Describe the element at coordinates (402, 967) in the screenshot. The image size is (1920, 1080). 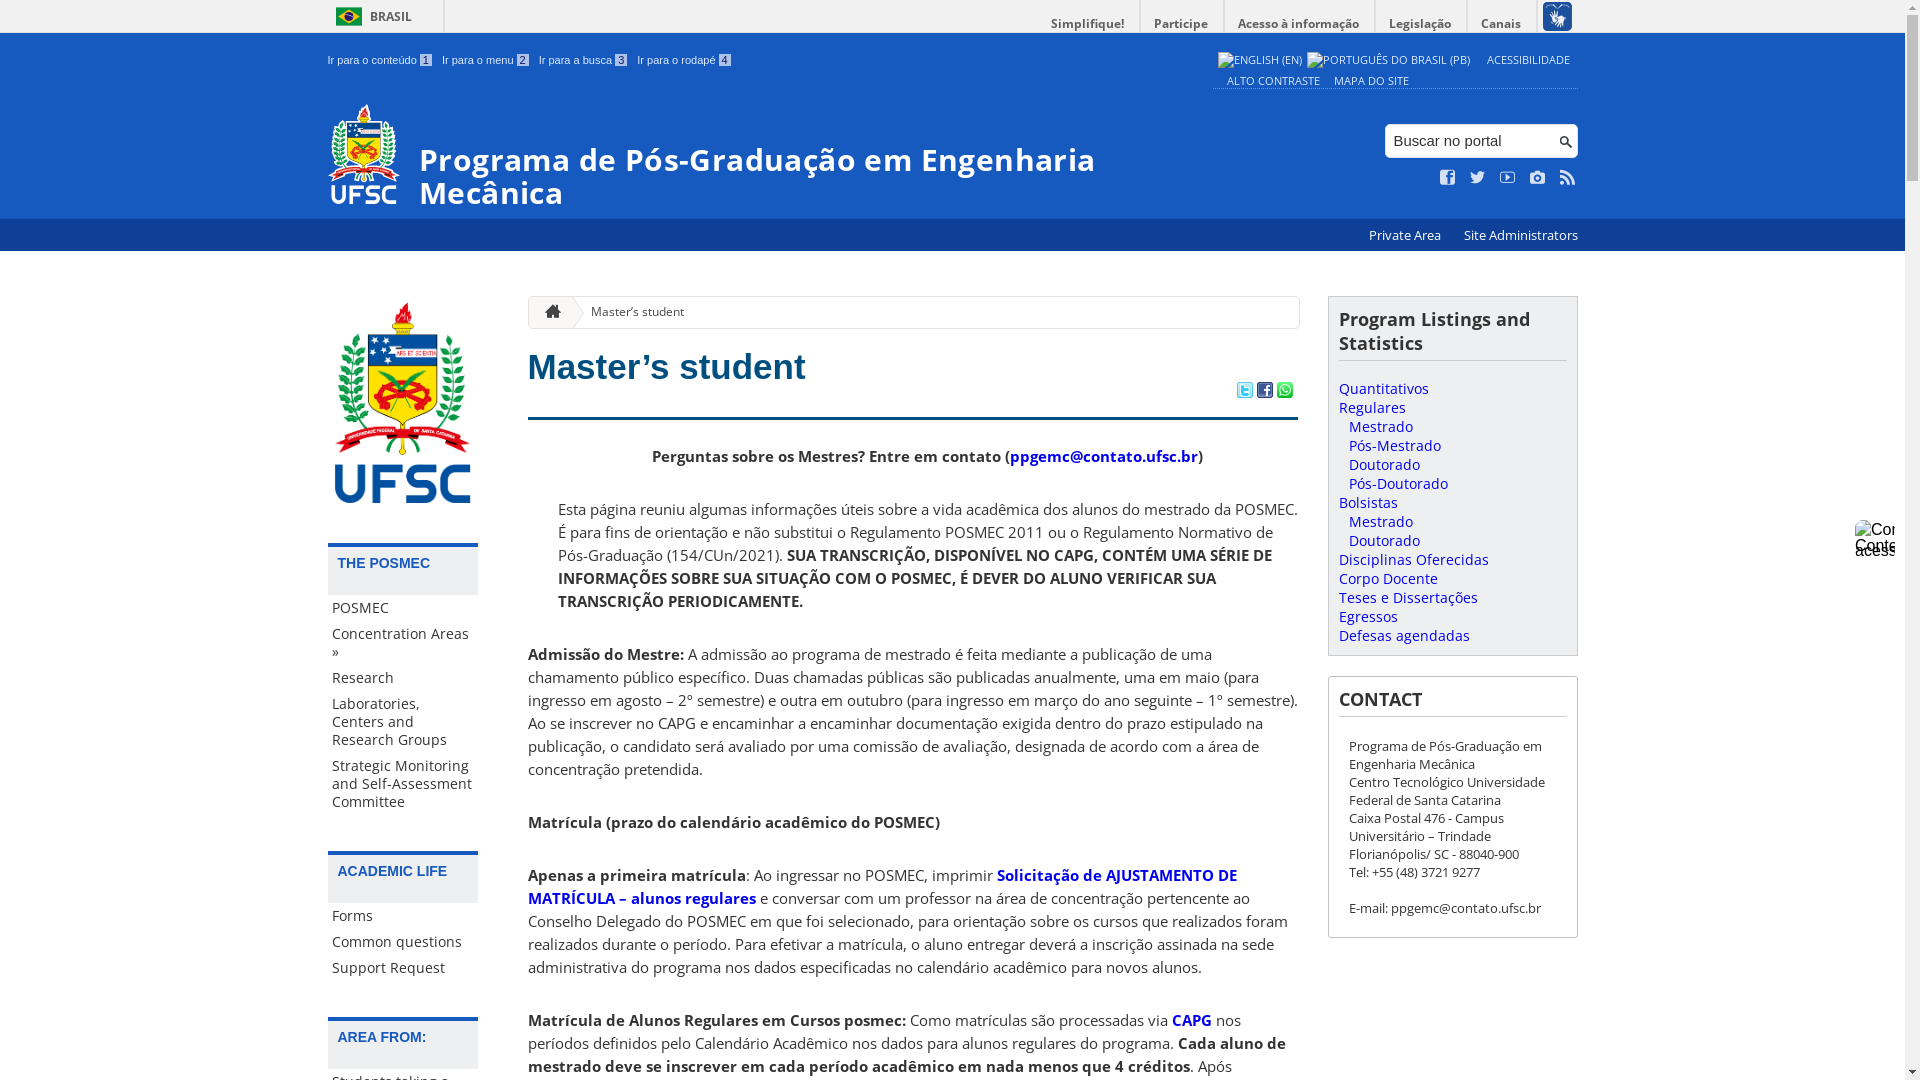
I see `'Support Request'` at that location.